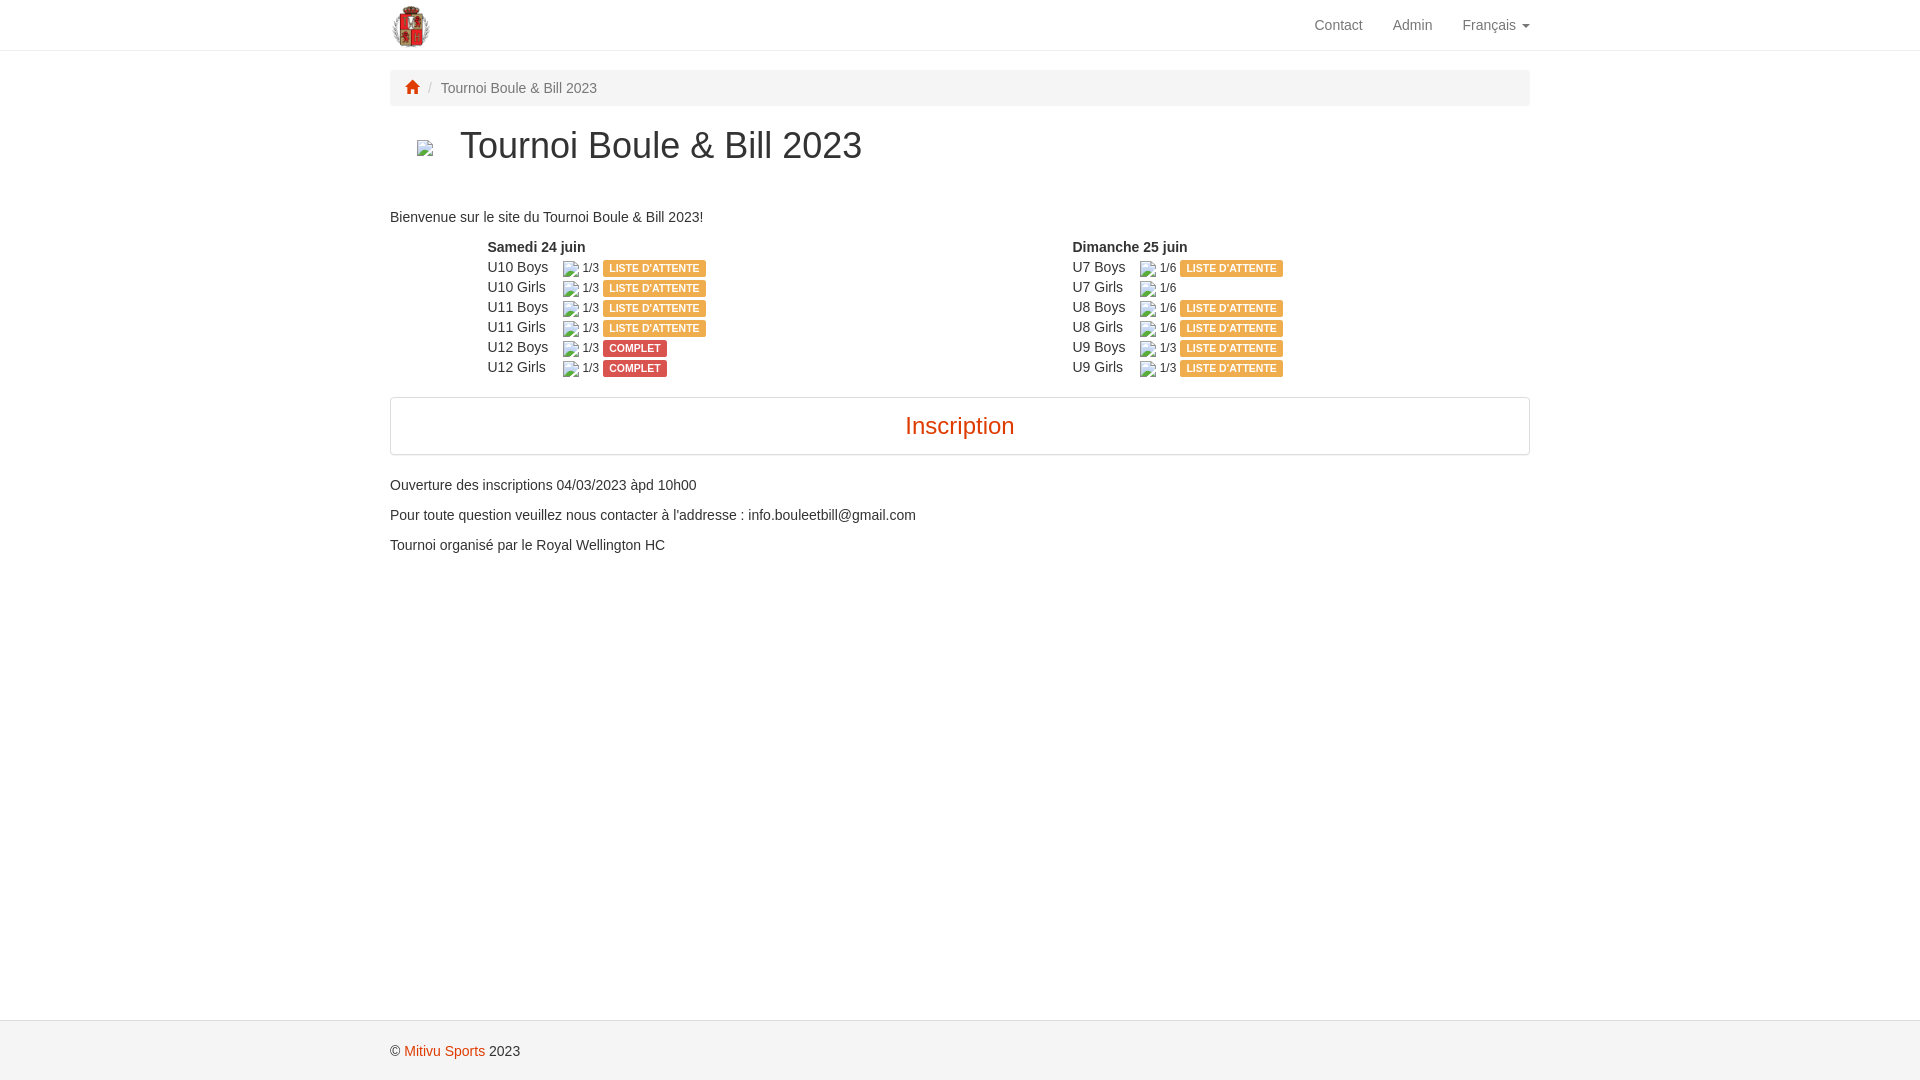 Image resolution: width=1920 pixels, height=1080 pixels. Describe the element at coordinates (958, 424) in the screenshot. I see `'Inscription'` at that location.